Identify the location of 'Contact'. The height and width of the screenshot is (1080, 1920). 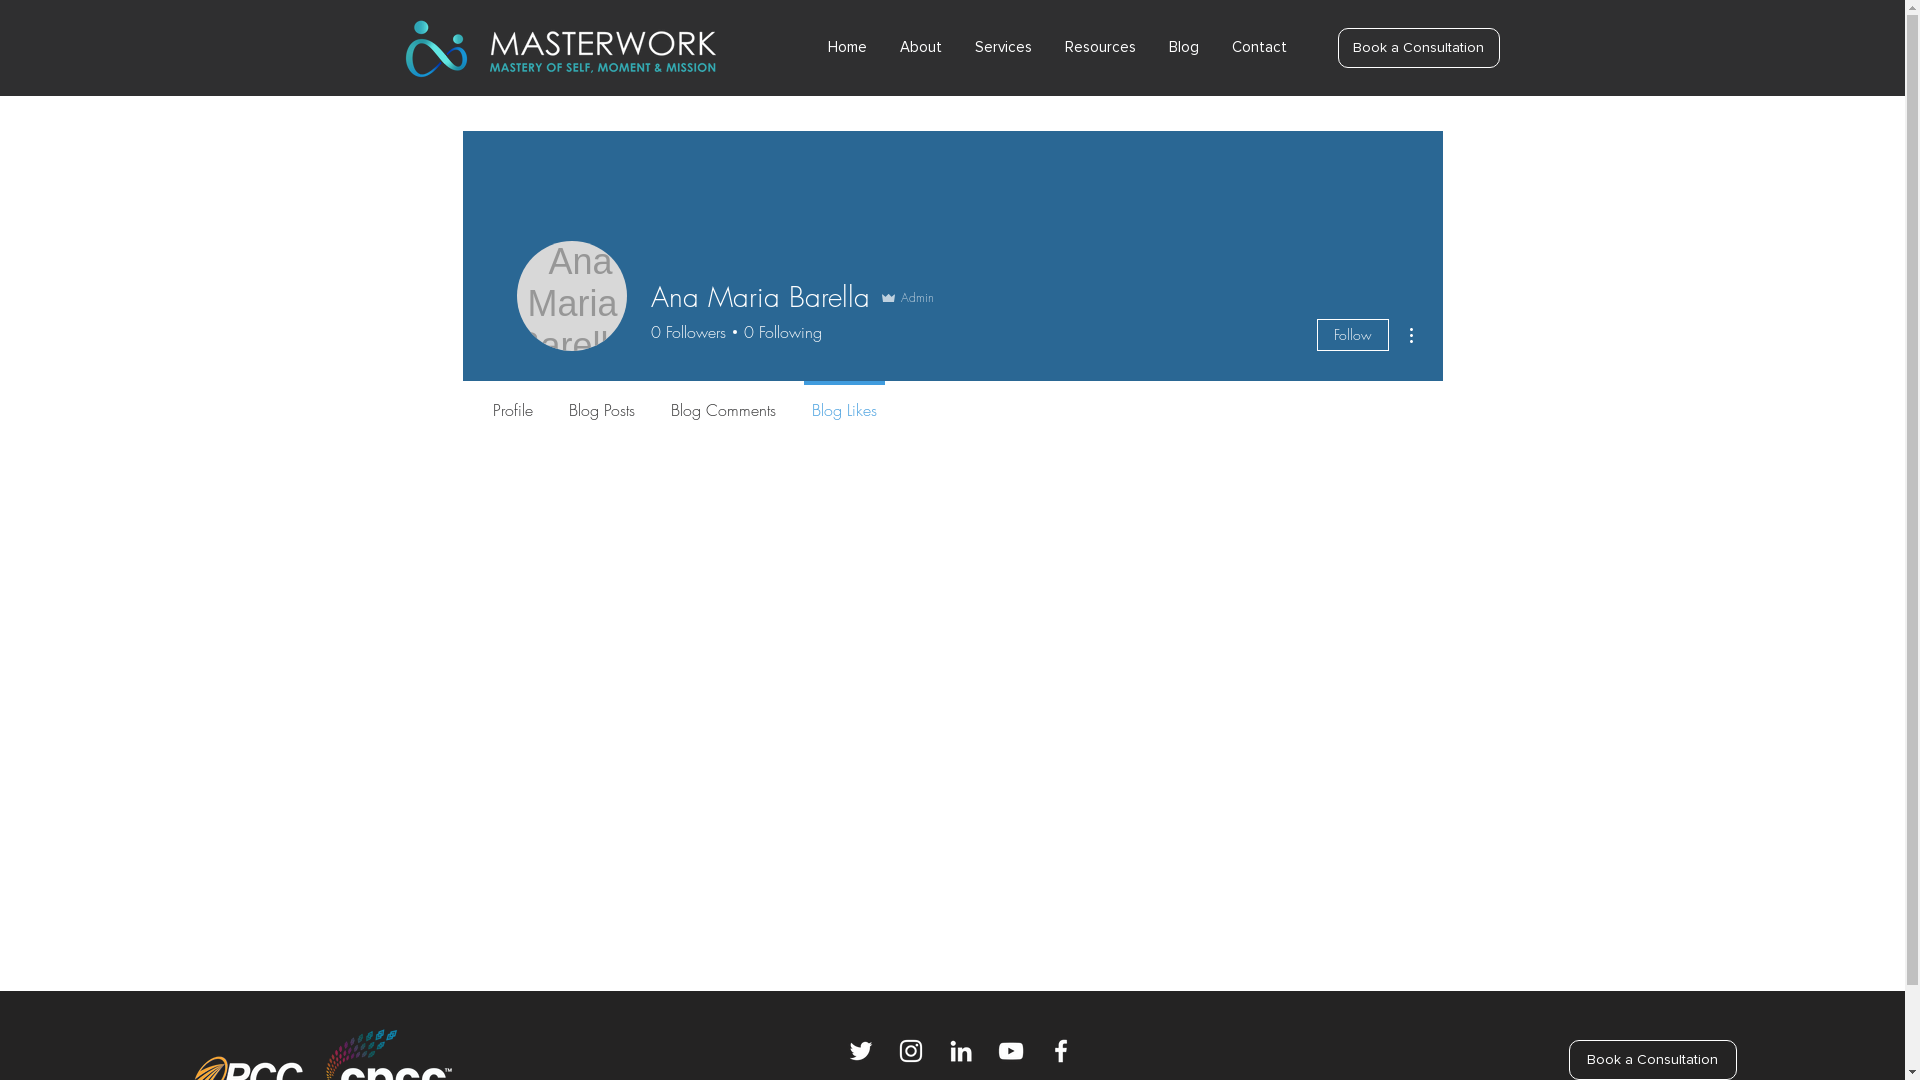
(1264, 45).